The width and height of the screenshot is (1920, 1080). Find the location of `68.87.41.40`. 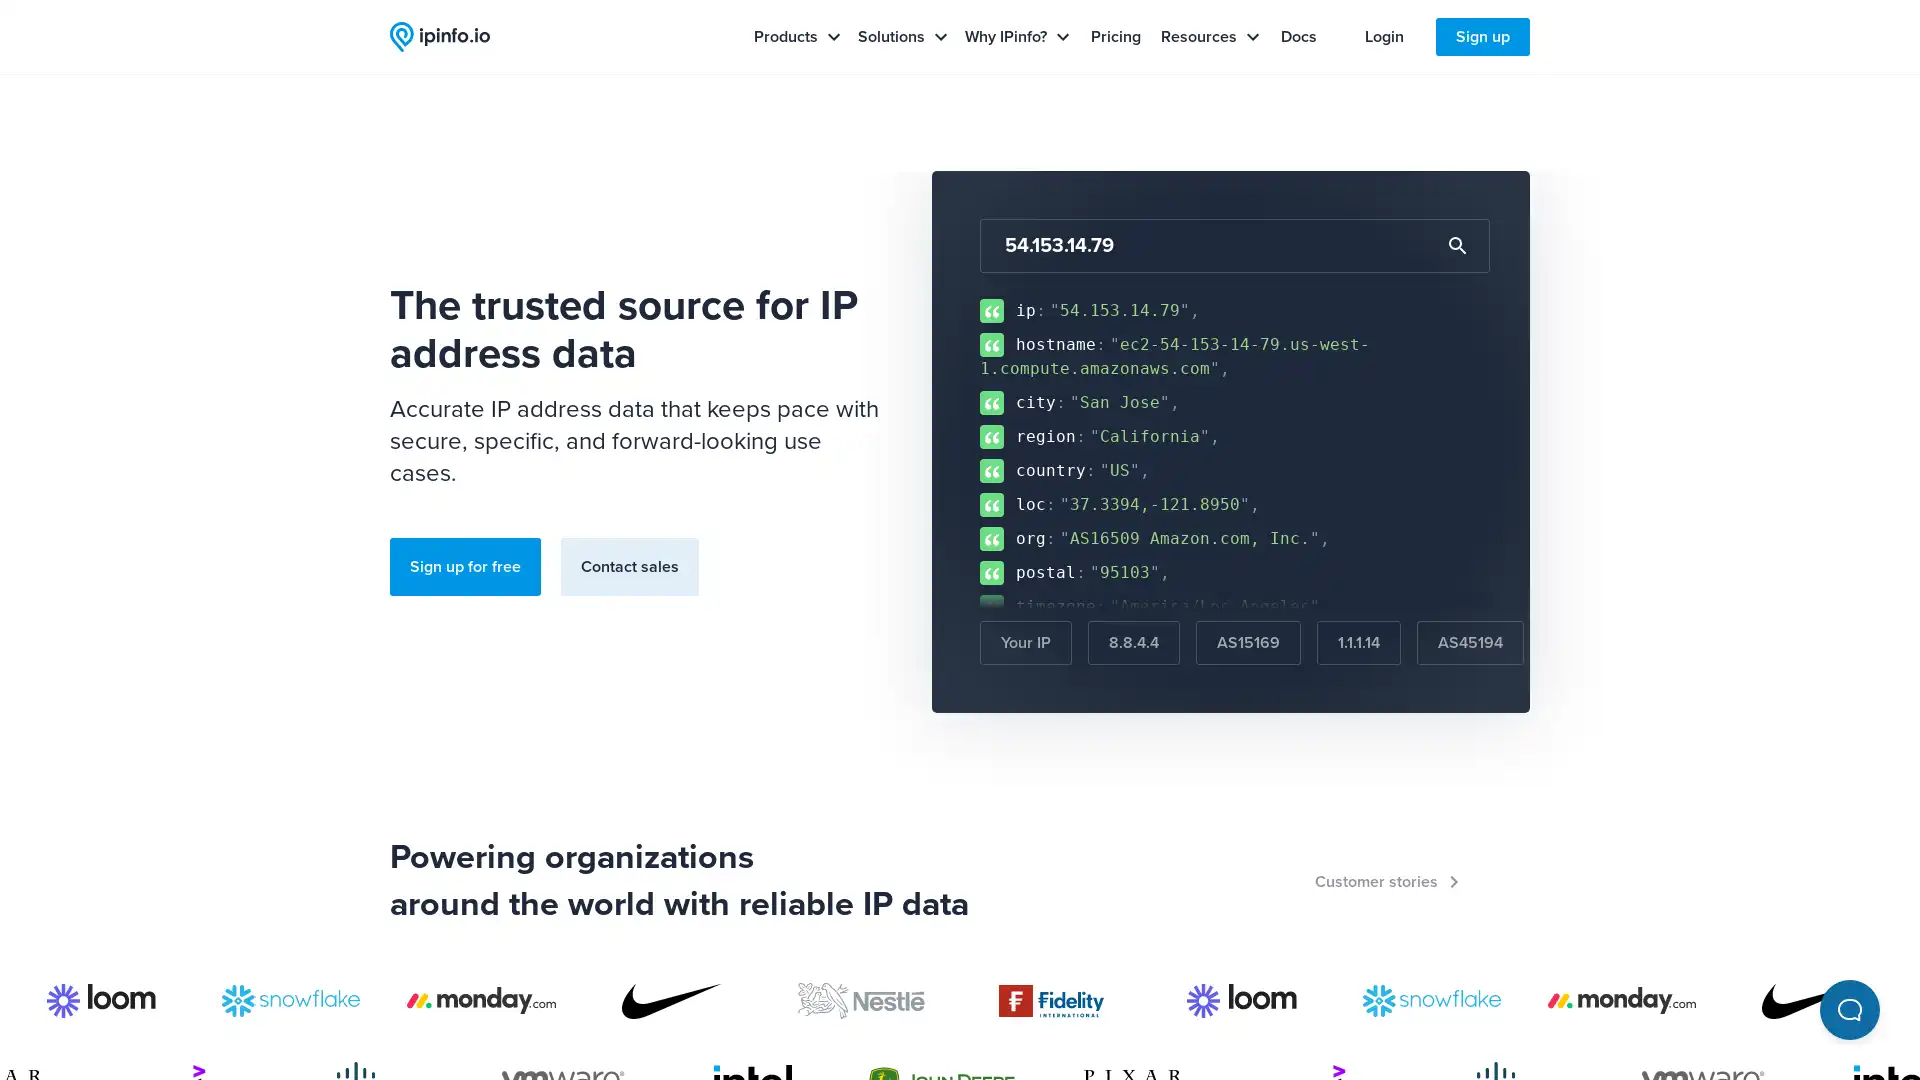

68.87.41.40 is located at coordinates (1602, 643).